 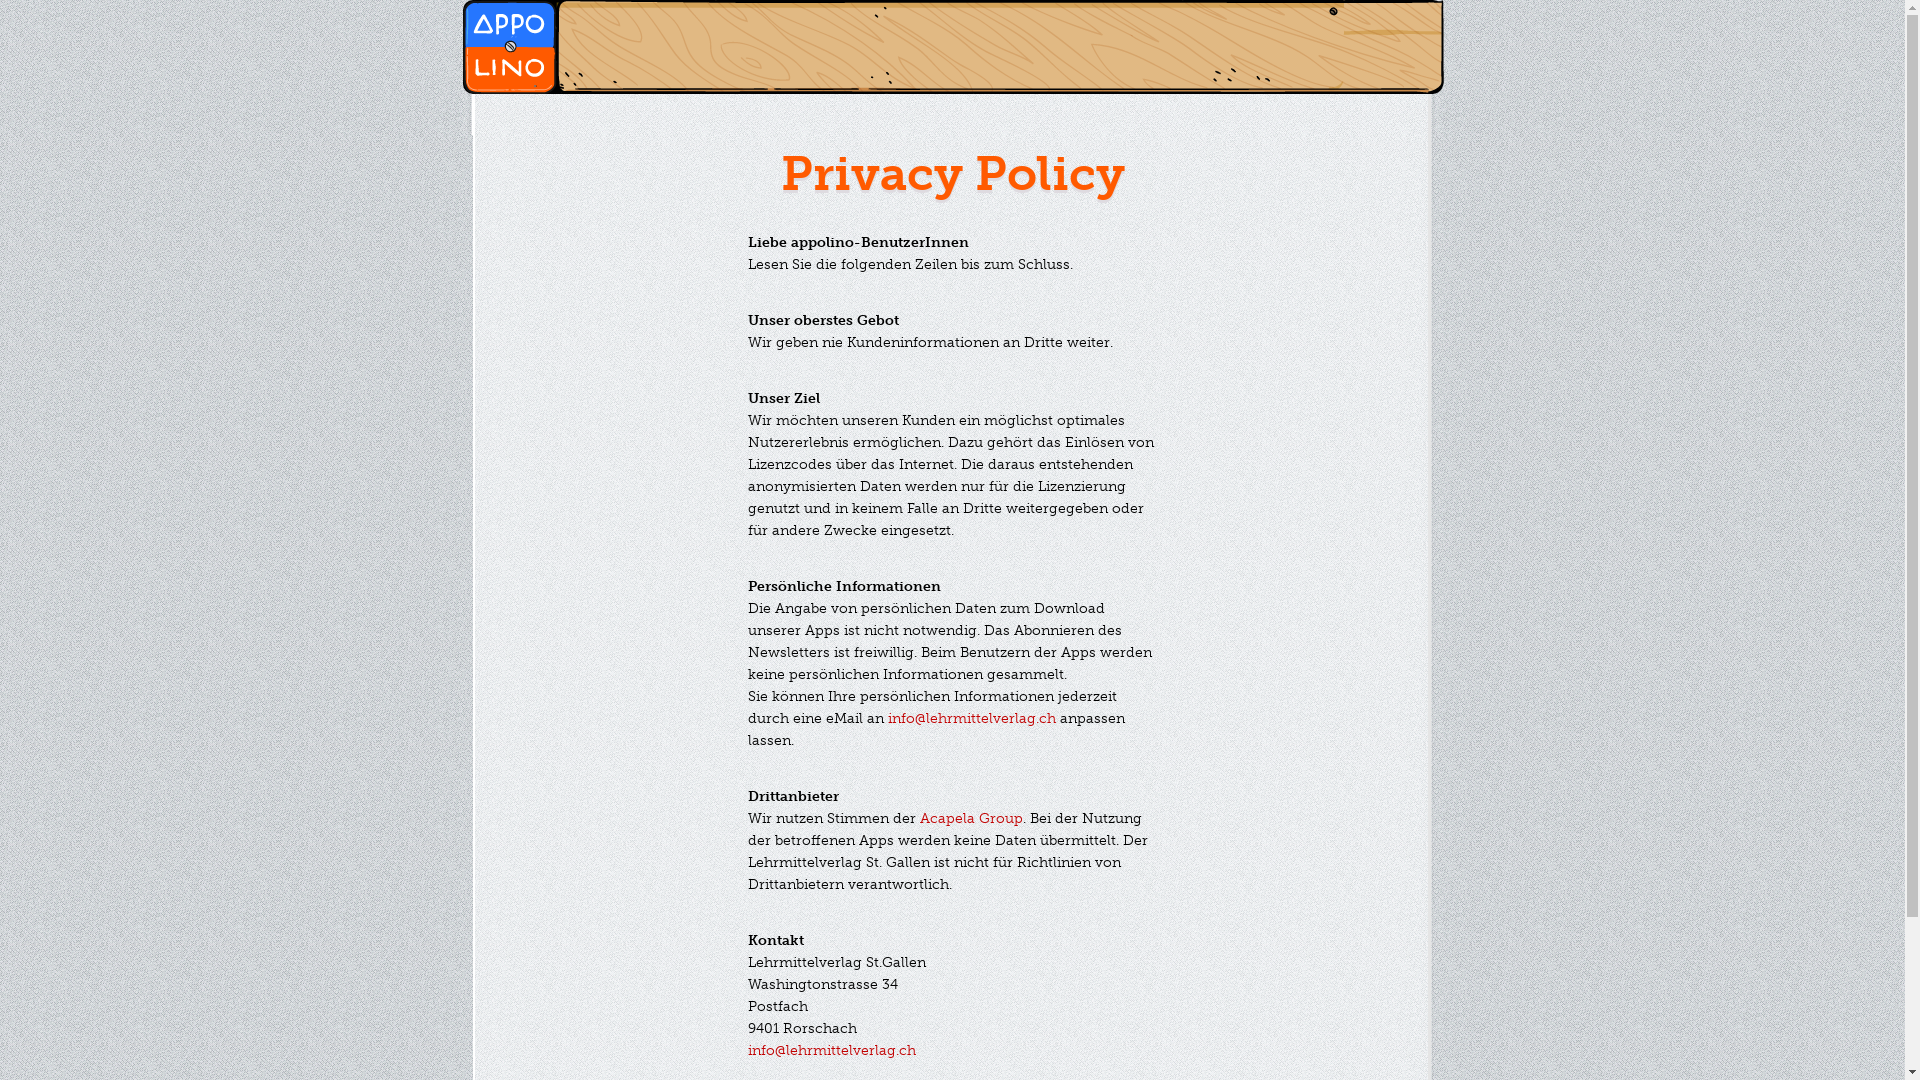 I want to click on 'Acapela Group', so click(x=971, y=818).